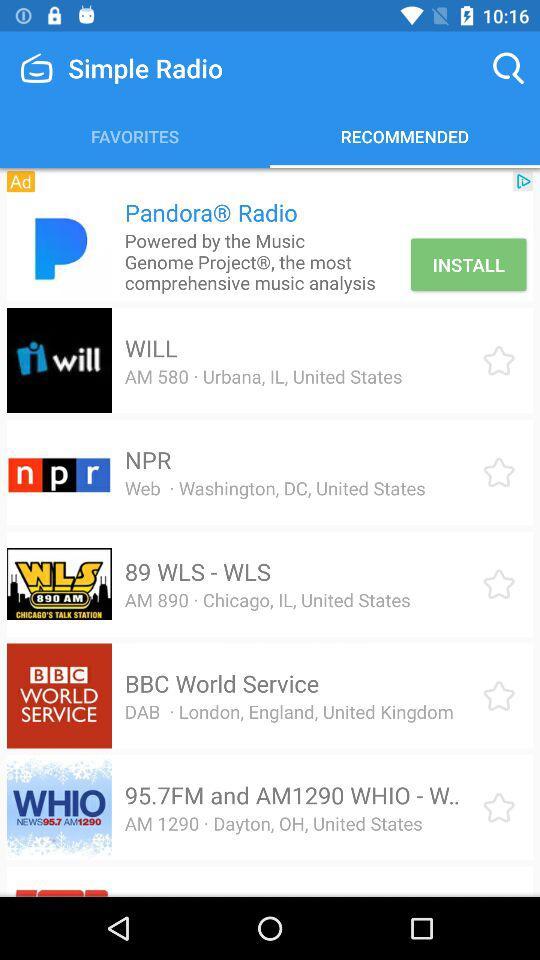 This screenshot has width=540, height=960. Describe the element at coordinates (508, 68) in the screenshot. I see `icon to the right of the simple radio` at that location.